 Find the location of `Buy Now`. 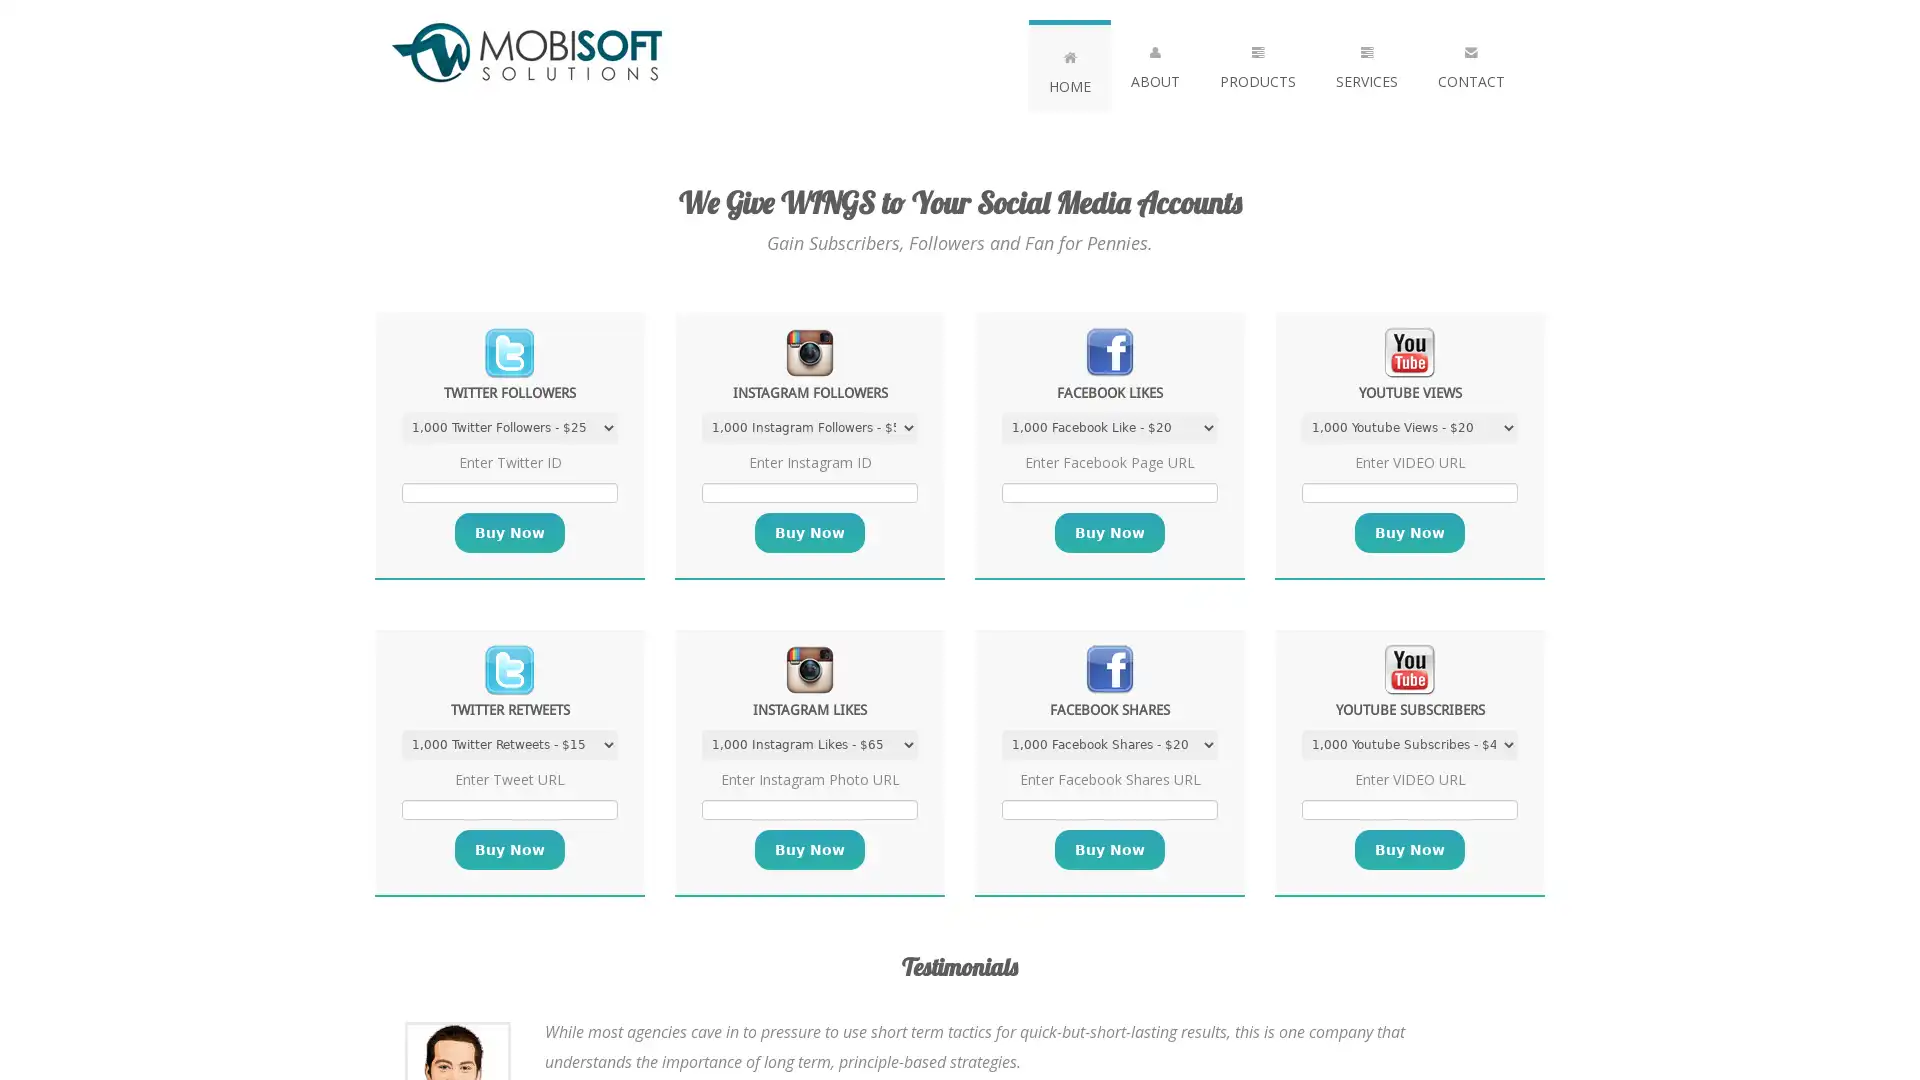

Buy Now is located at coordinates (1409, 849).